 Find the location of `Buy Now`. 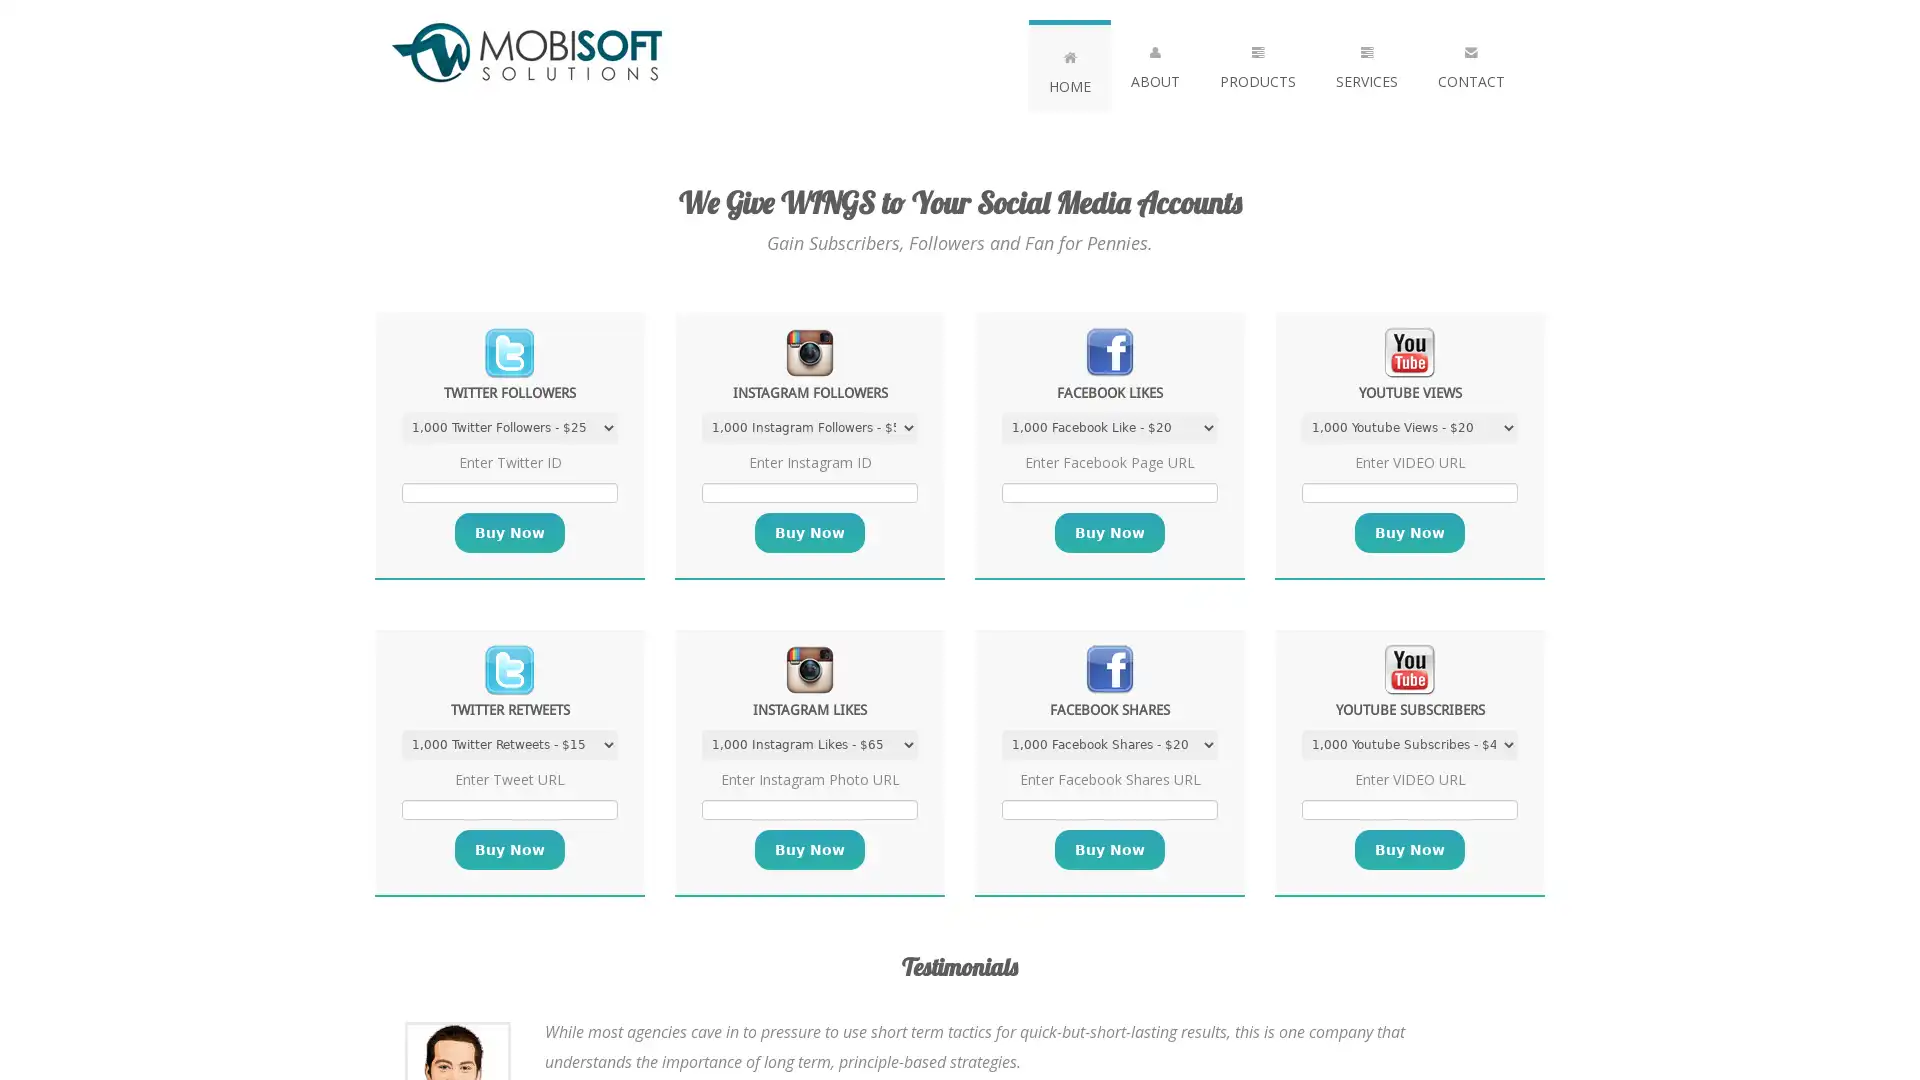

Buy Now is located at coordinates (1409, 849).